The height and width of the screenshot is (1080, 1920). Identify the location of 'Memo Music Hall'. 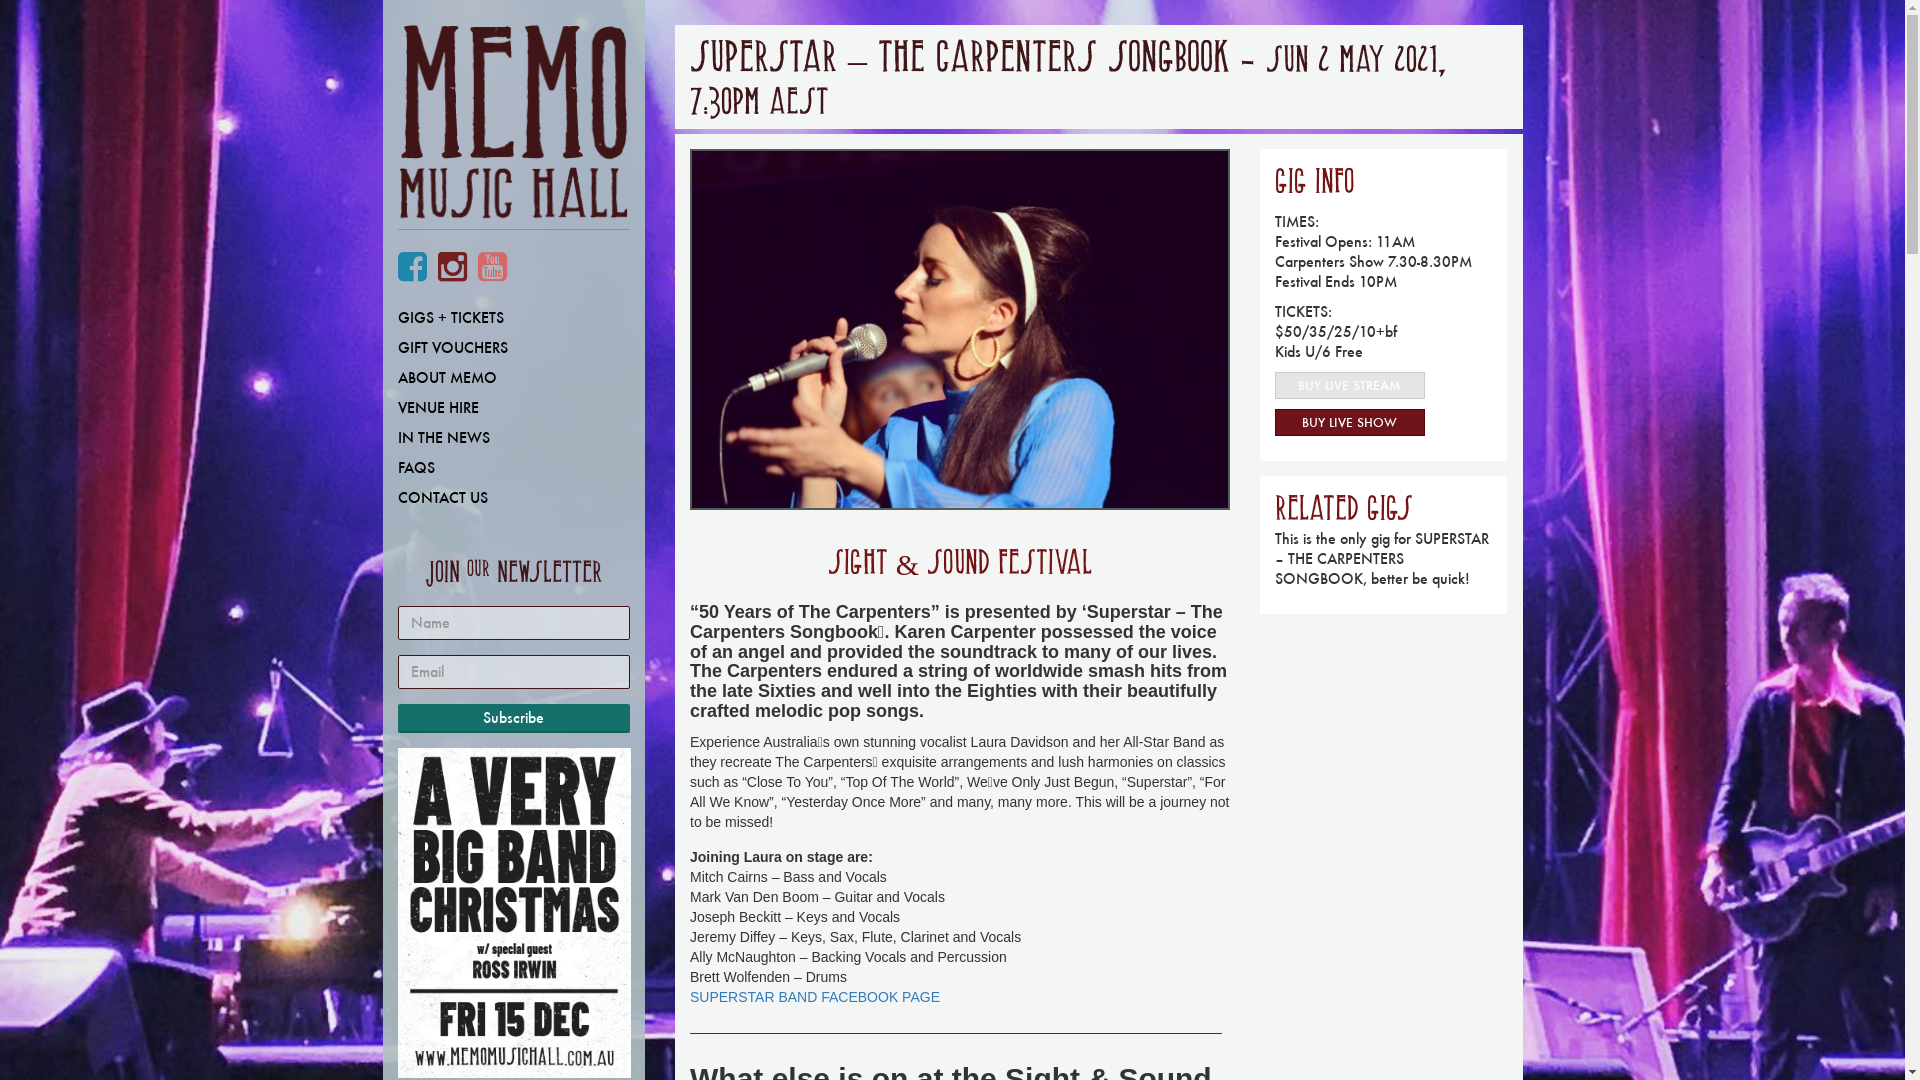
(398, 127).